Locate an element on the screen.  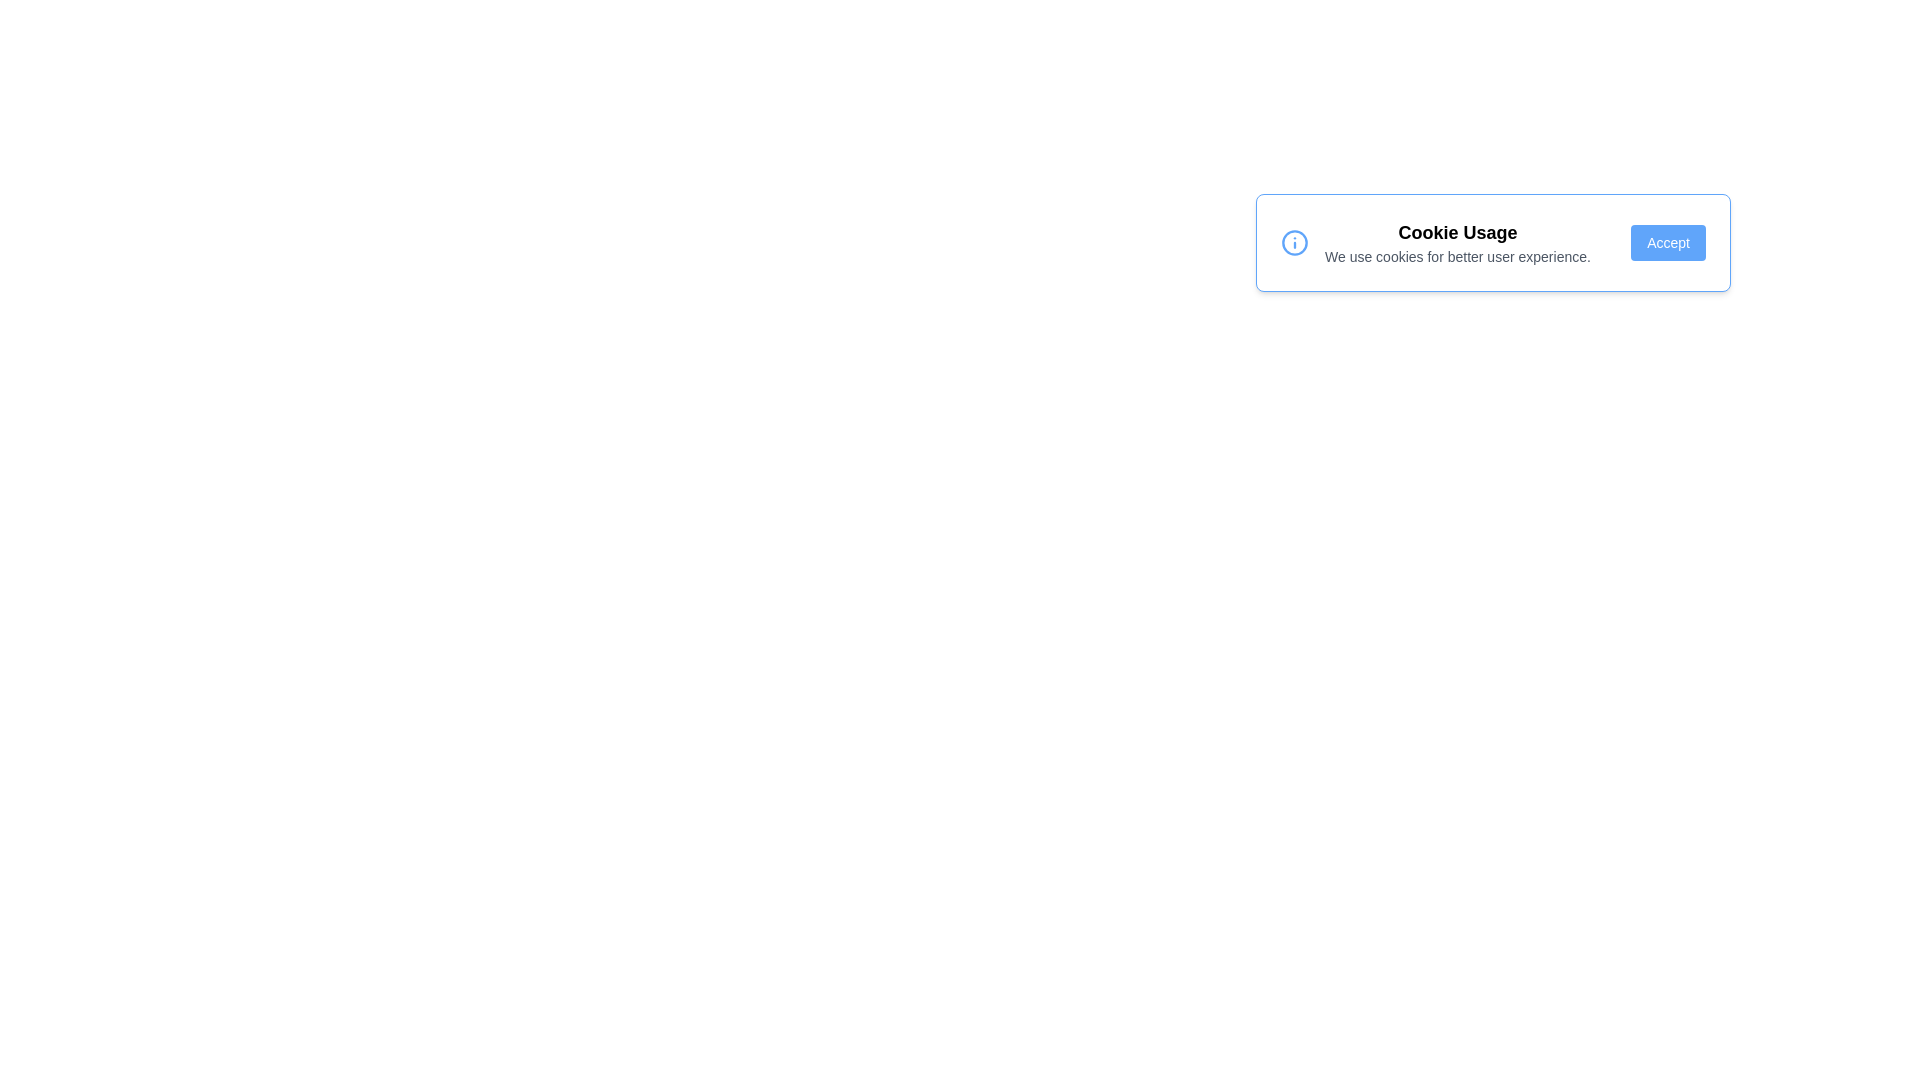
the informational icon located at the top-left corner of the notification box, adjacent to the 'Cookie Usage' header text is located at coordinates (1295, 242).